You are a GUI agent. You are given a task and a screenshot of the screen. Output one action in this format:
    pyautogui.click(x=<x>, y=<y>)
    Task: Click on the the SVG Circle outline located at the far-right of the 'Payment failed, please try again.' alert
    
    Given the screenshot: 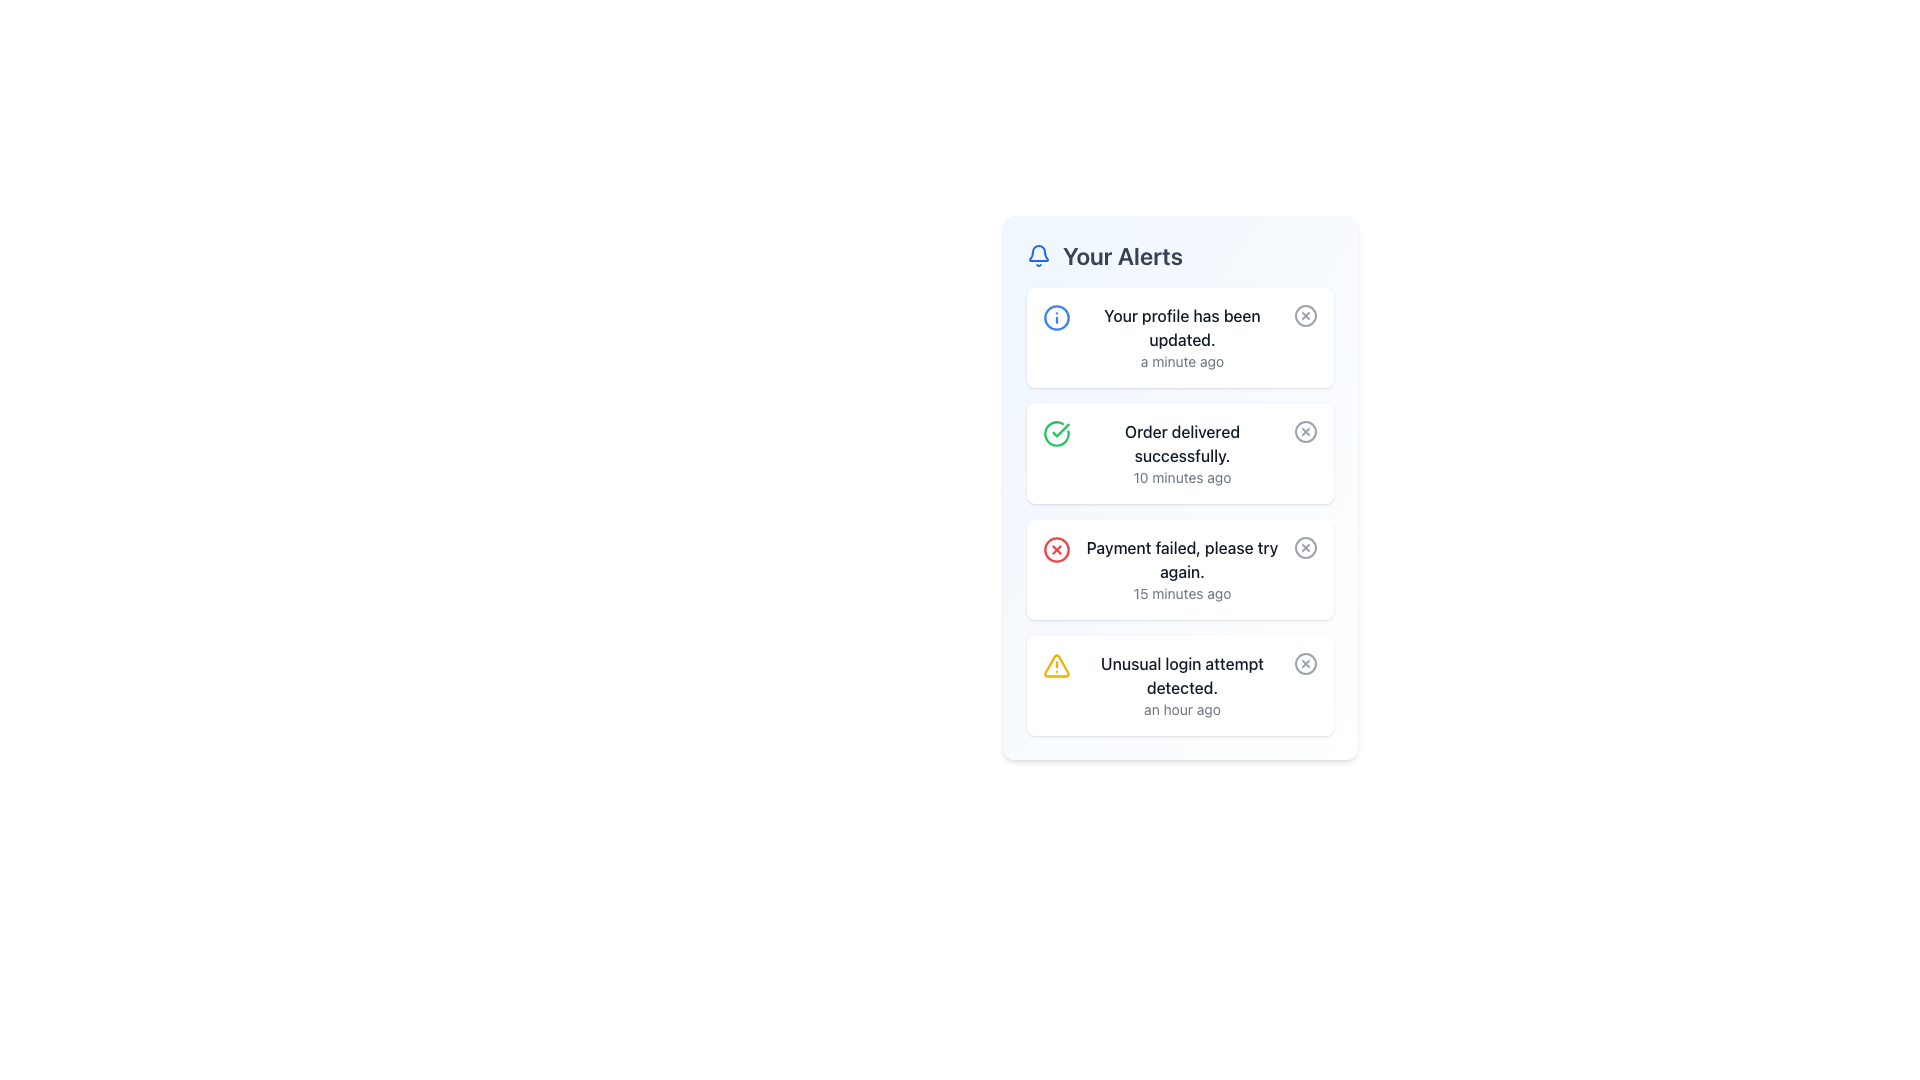 What is the action you would take?
    pyautogui.click(x=1305, y=547)
    